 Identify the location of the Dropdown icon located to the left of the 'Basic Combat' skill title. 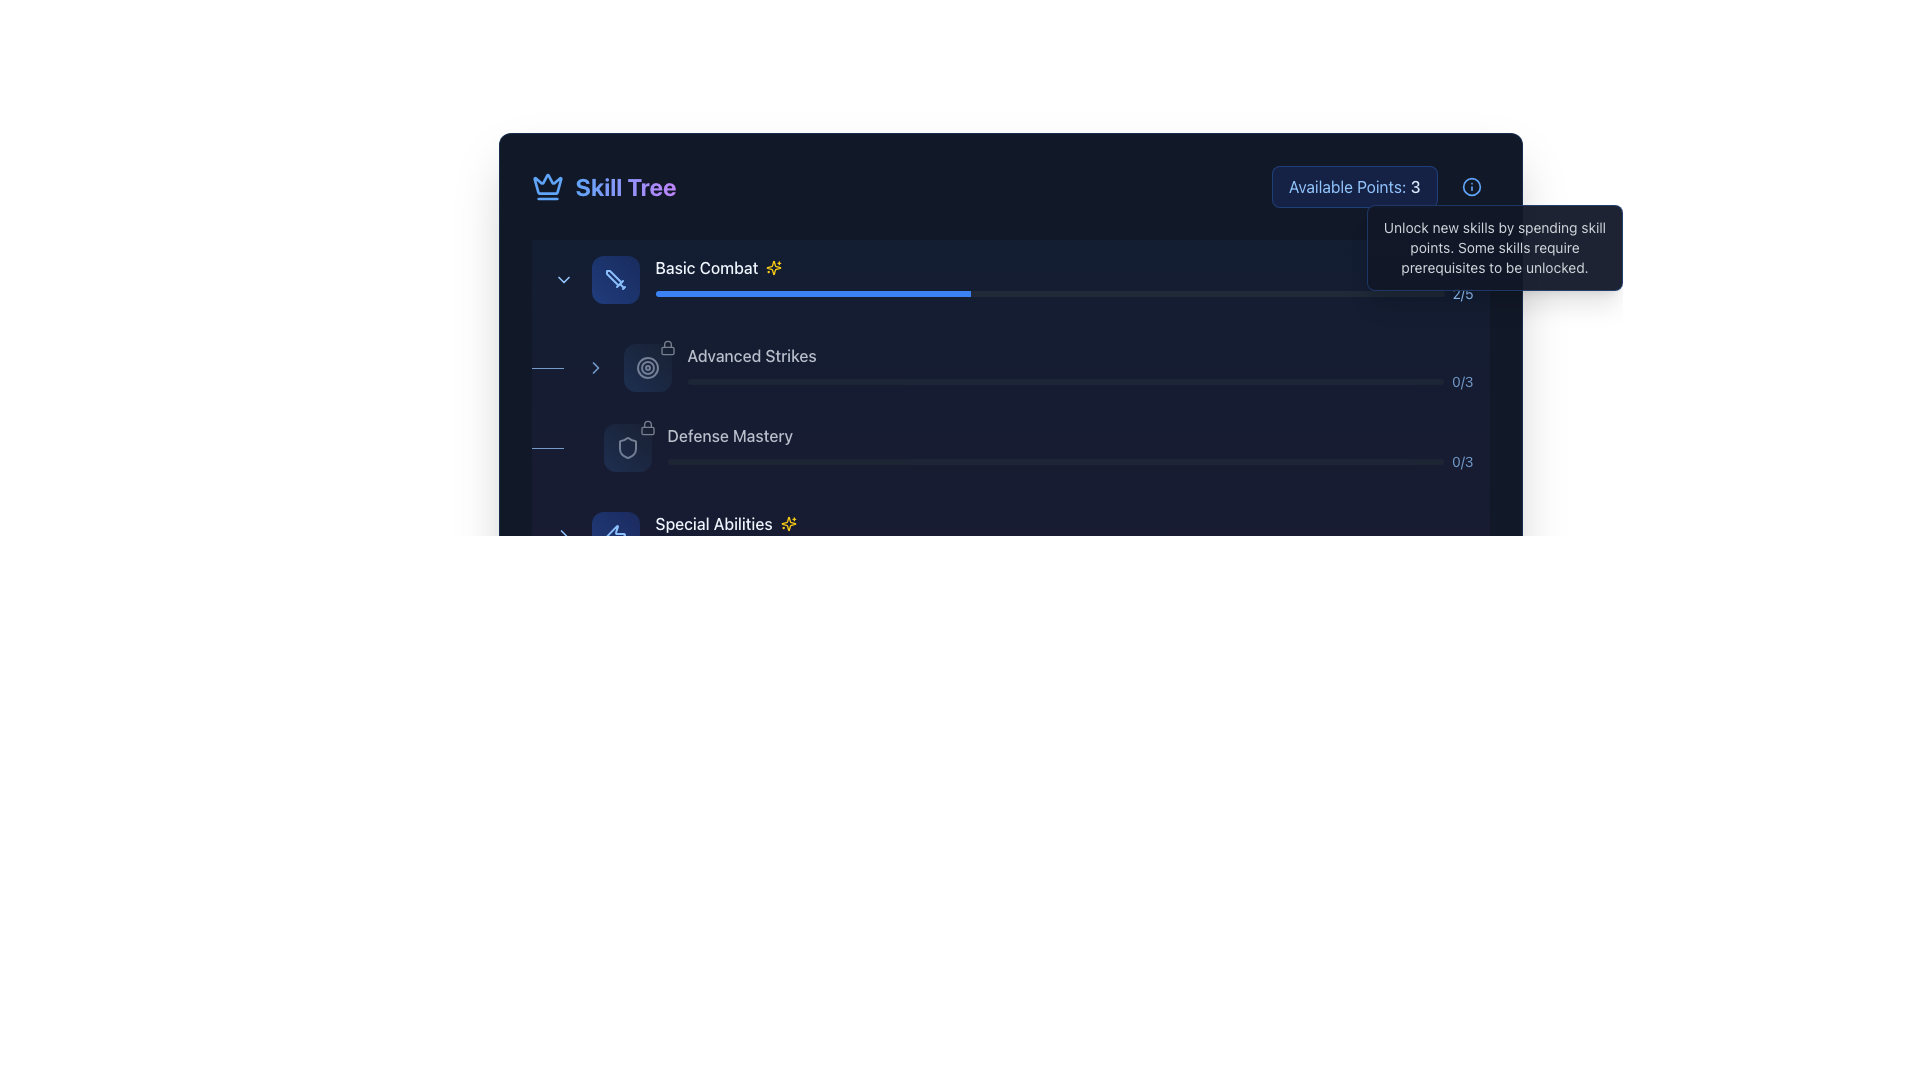
(562, 280).